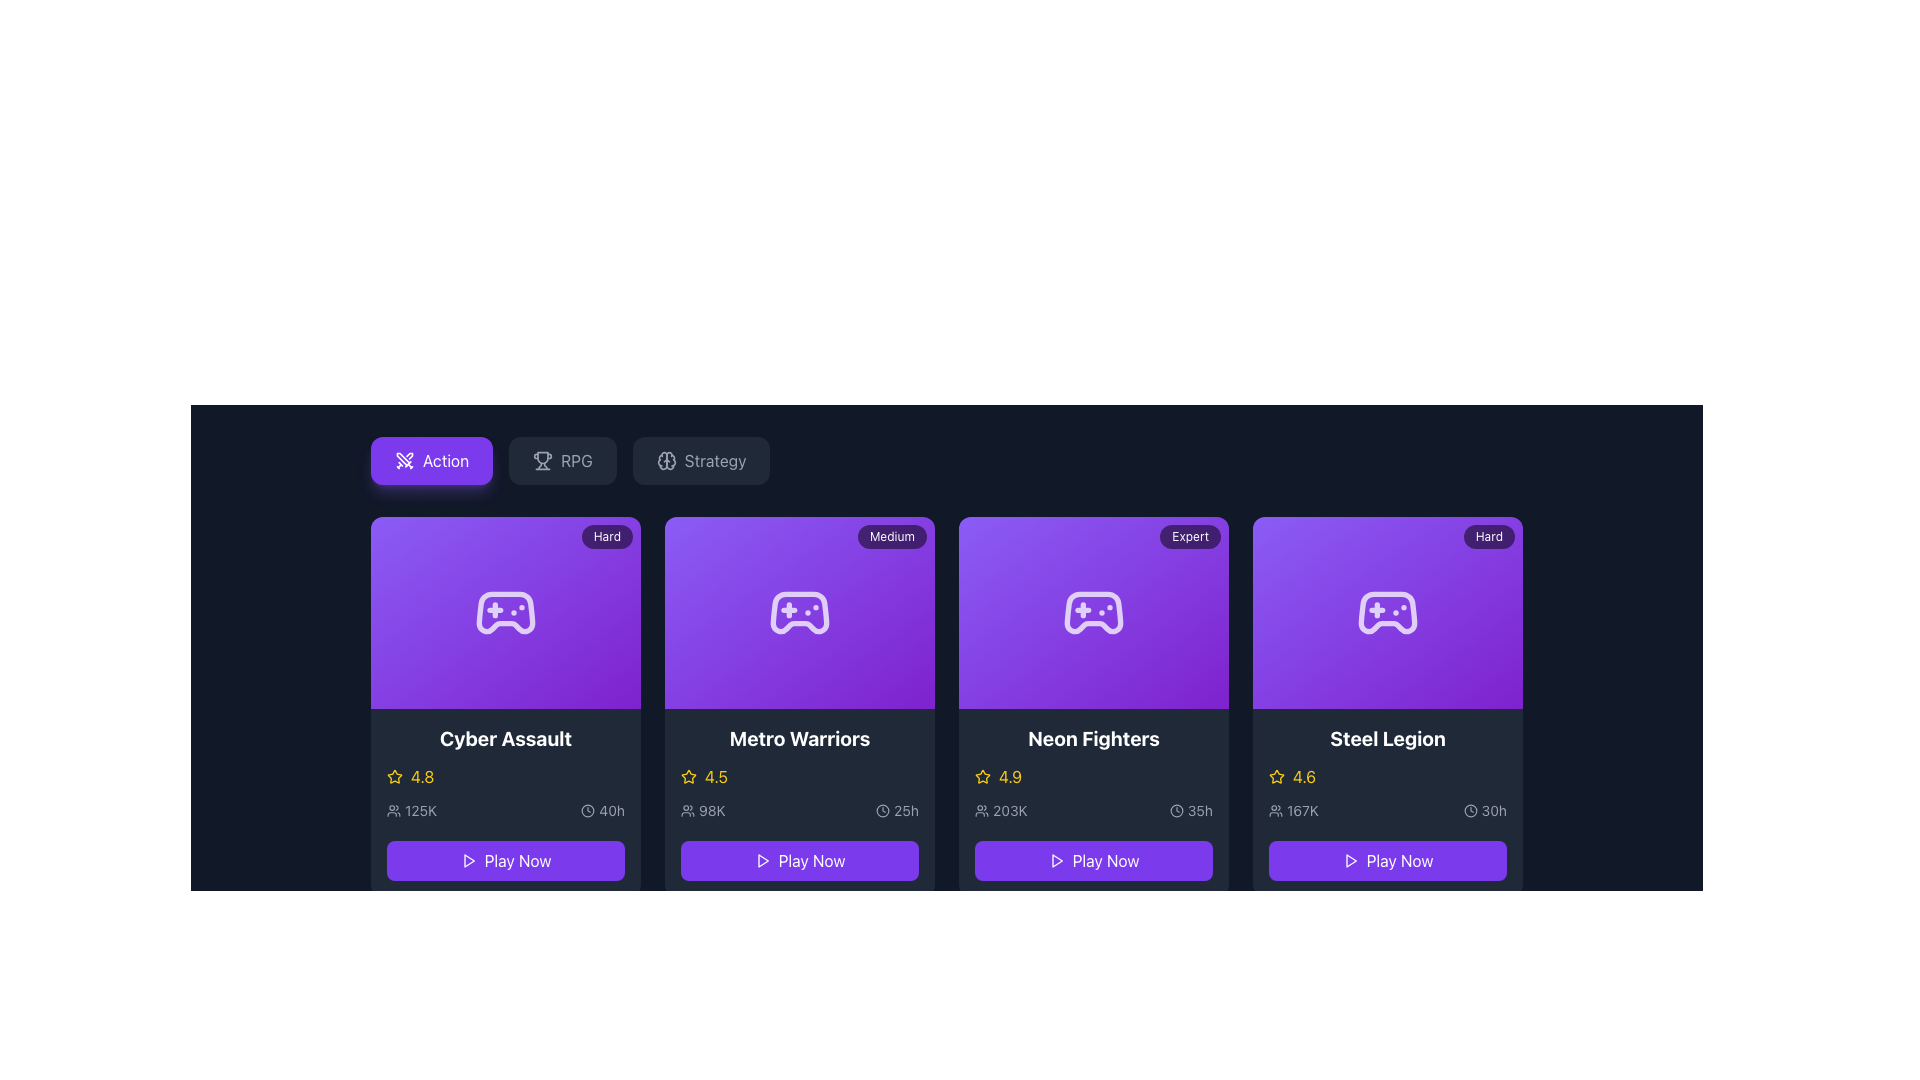 This screenshot has height=1080, width=1920. What do you see at coordinates (420, 810) in the screenshot?
I see `displayed value '125K' from the text label styled in white on a dark gray background, located in the bottom-left corner of the 'Cyber Assault' card, adjacent to a group icon` at bounding box center [420, 810].